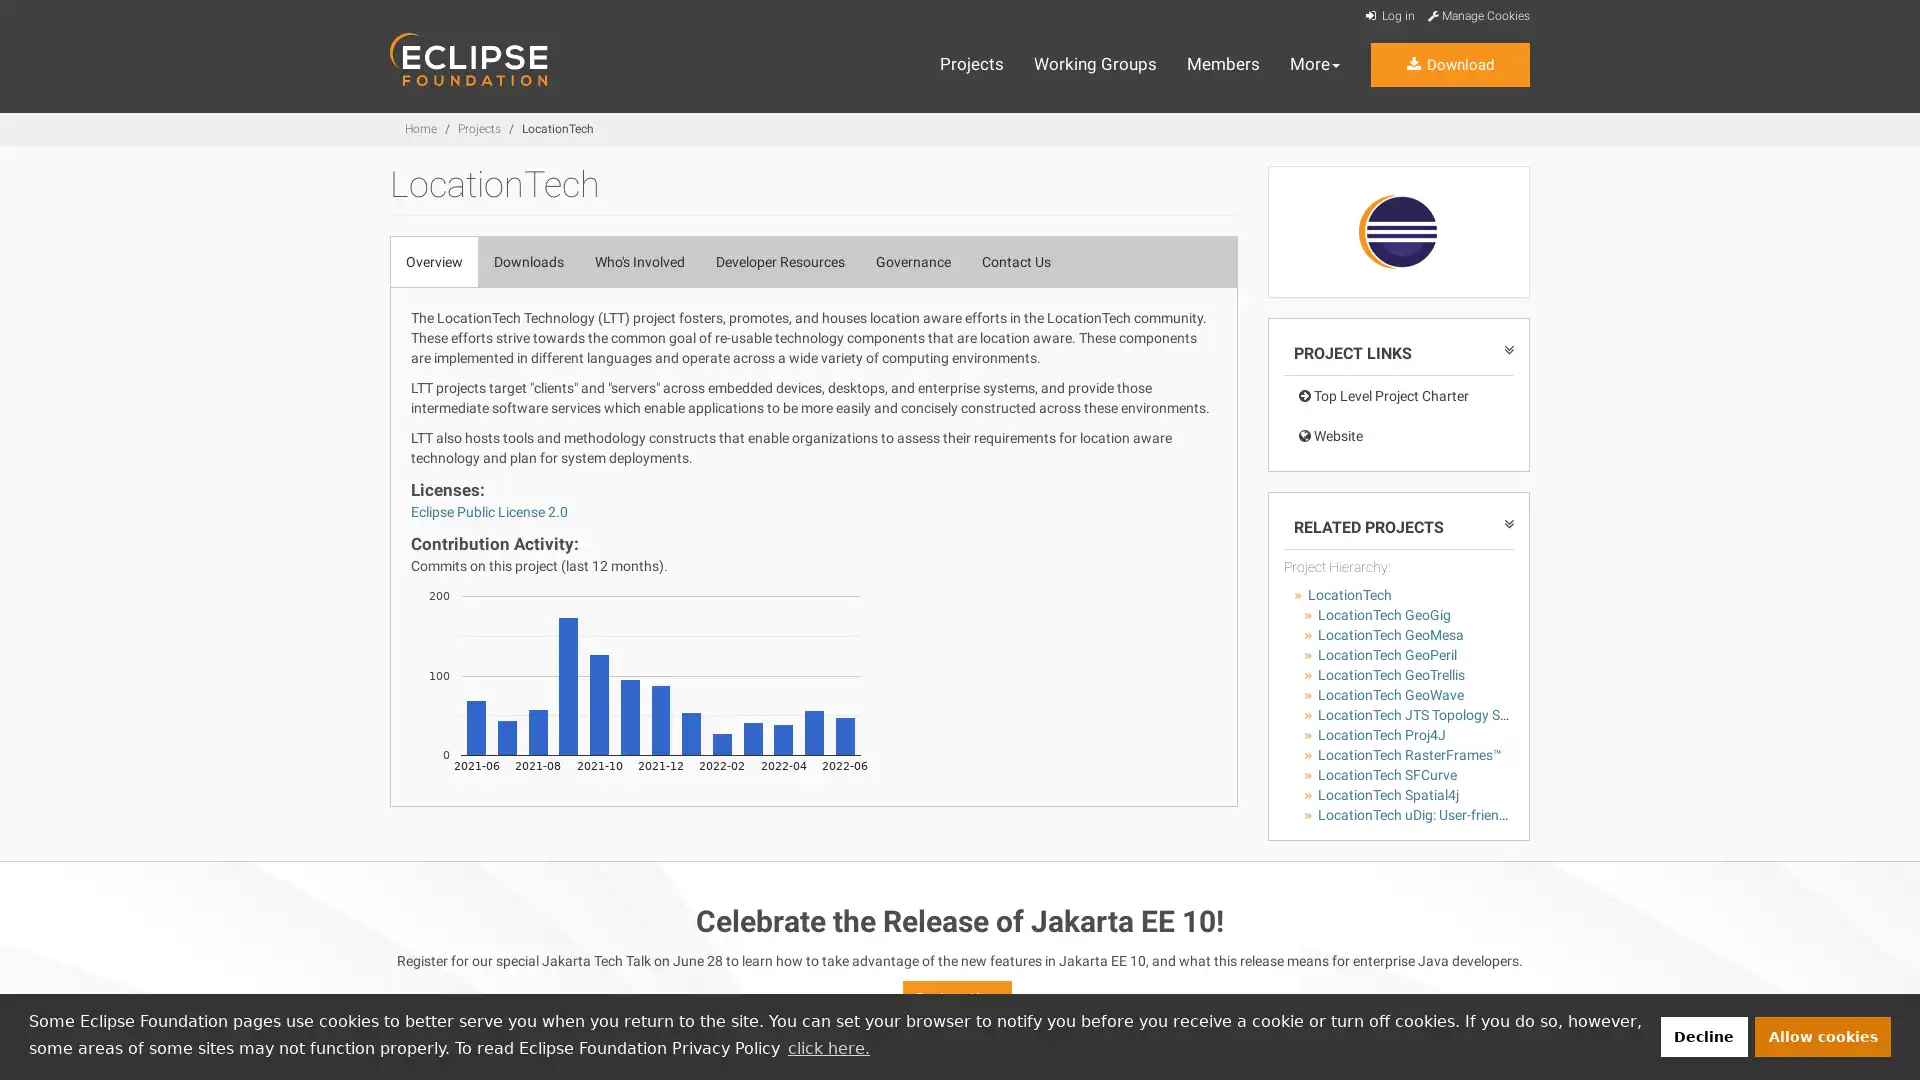  What do you see at coordinates (828, 1047) in the screenshot?
I see `learn more about cookies` at bounding box center [828, 1047].